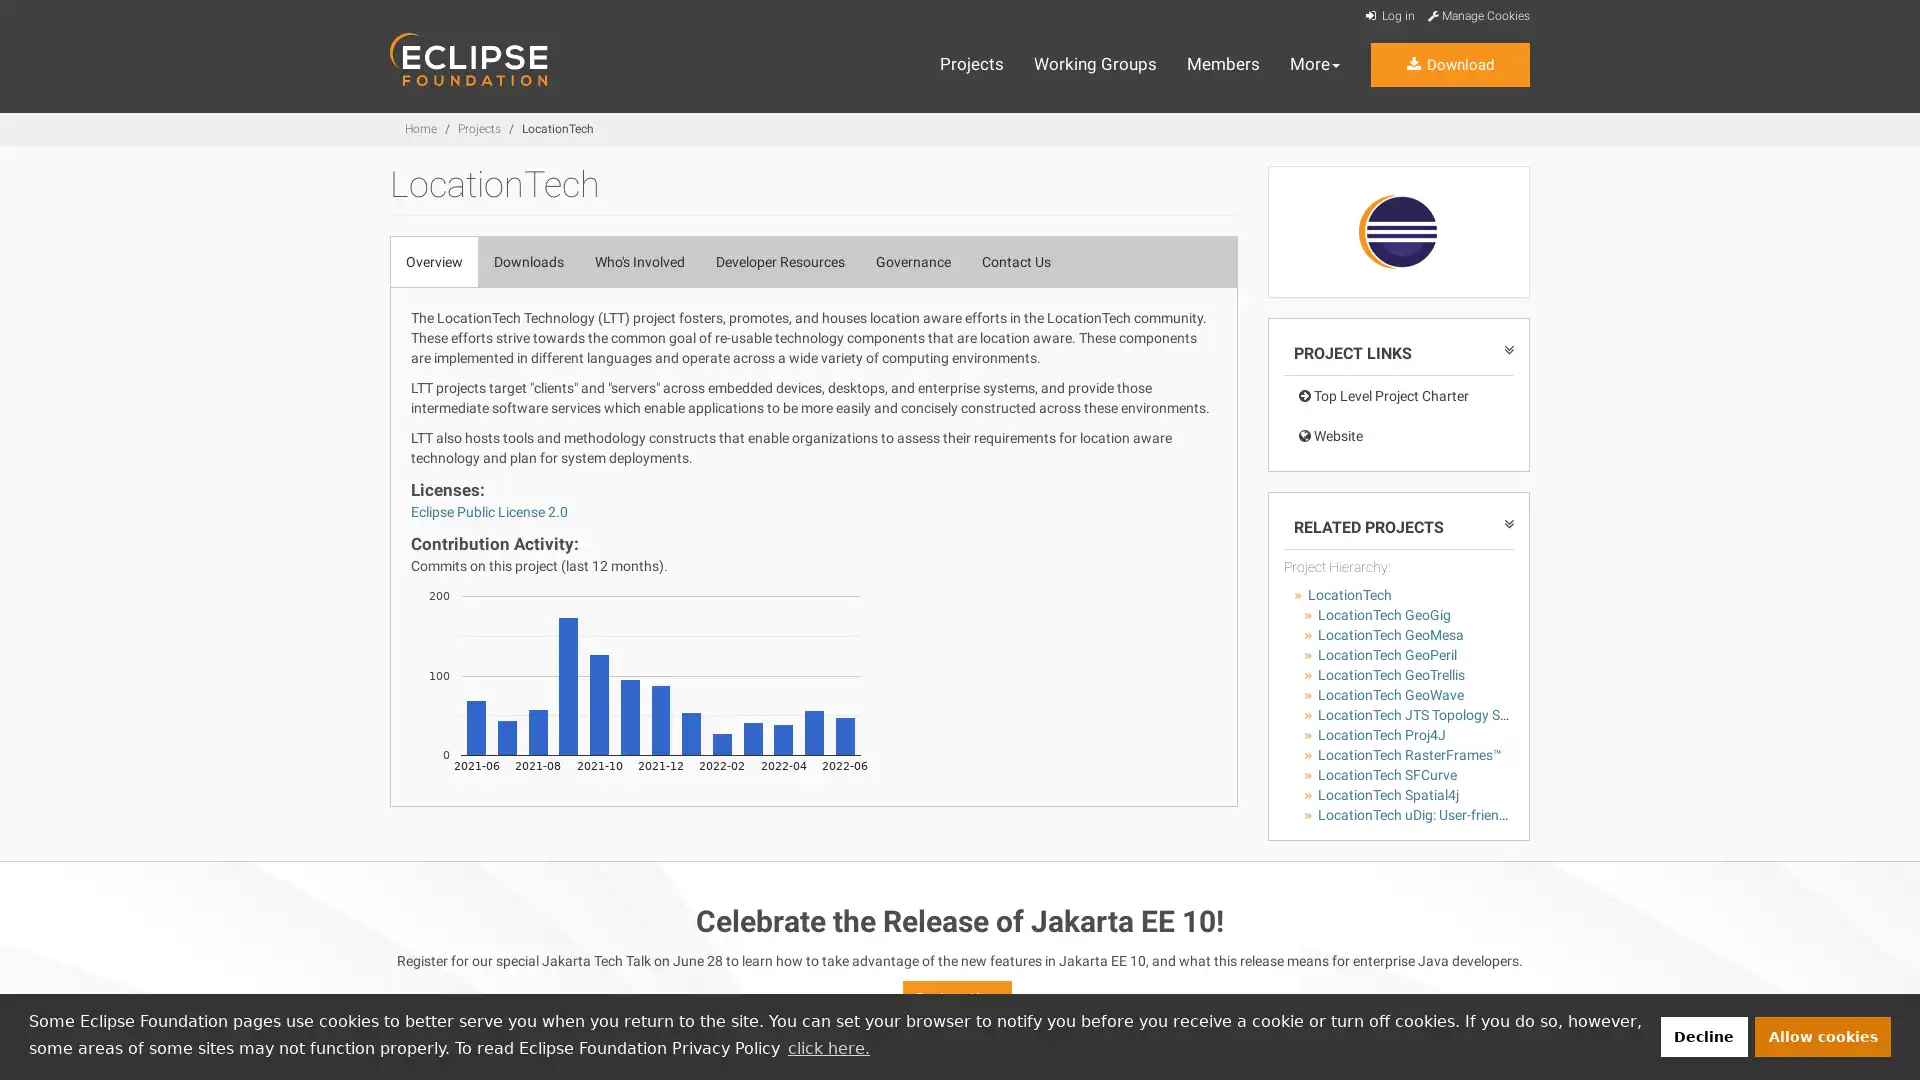  What do you see at coordinates (828, 1047) in the screenshot?
I see `learn more about cookies` at bounding box center [828, 1047].